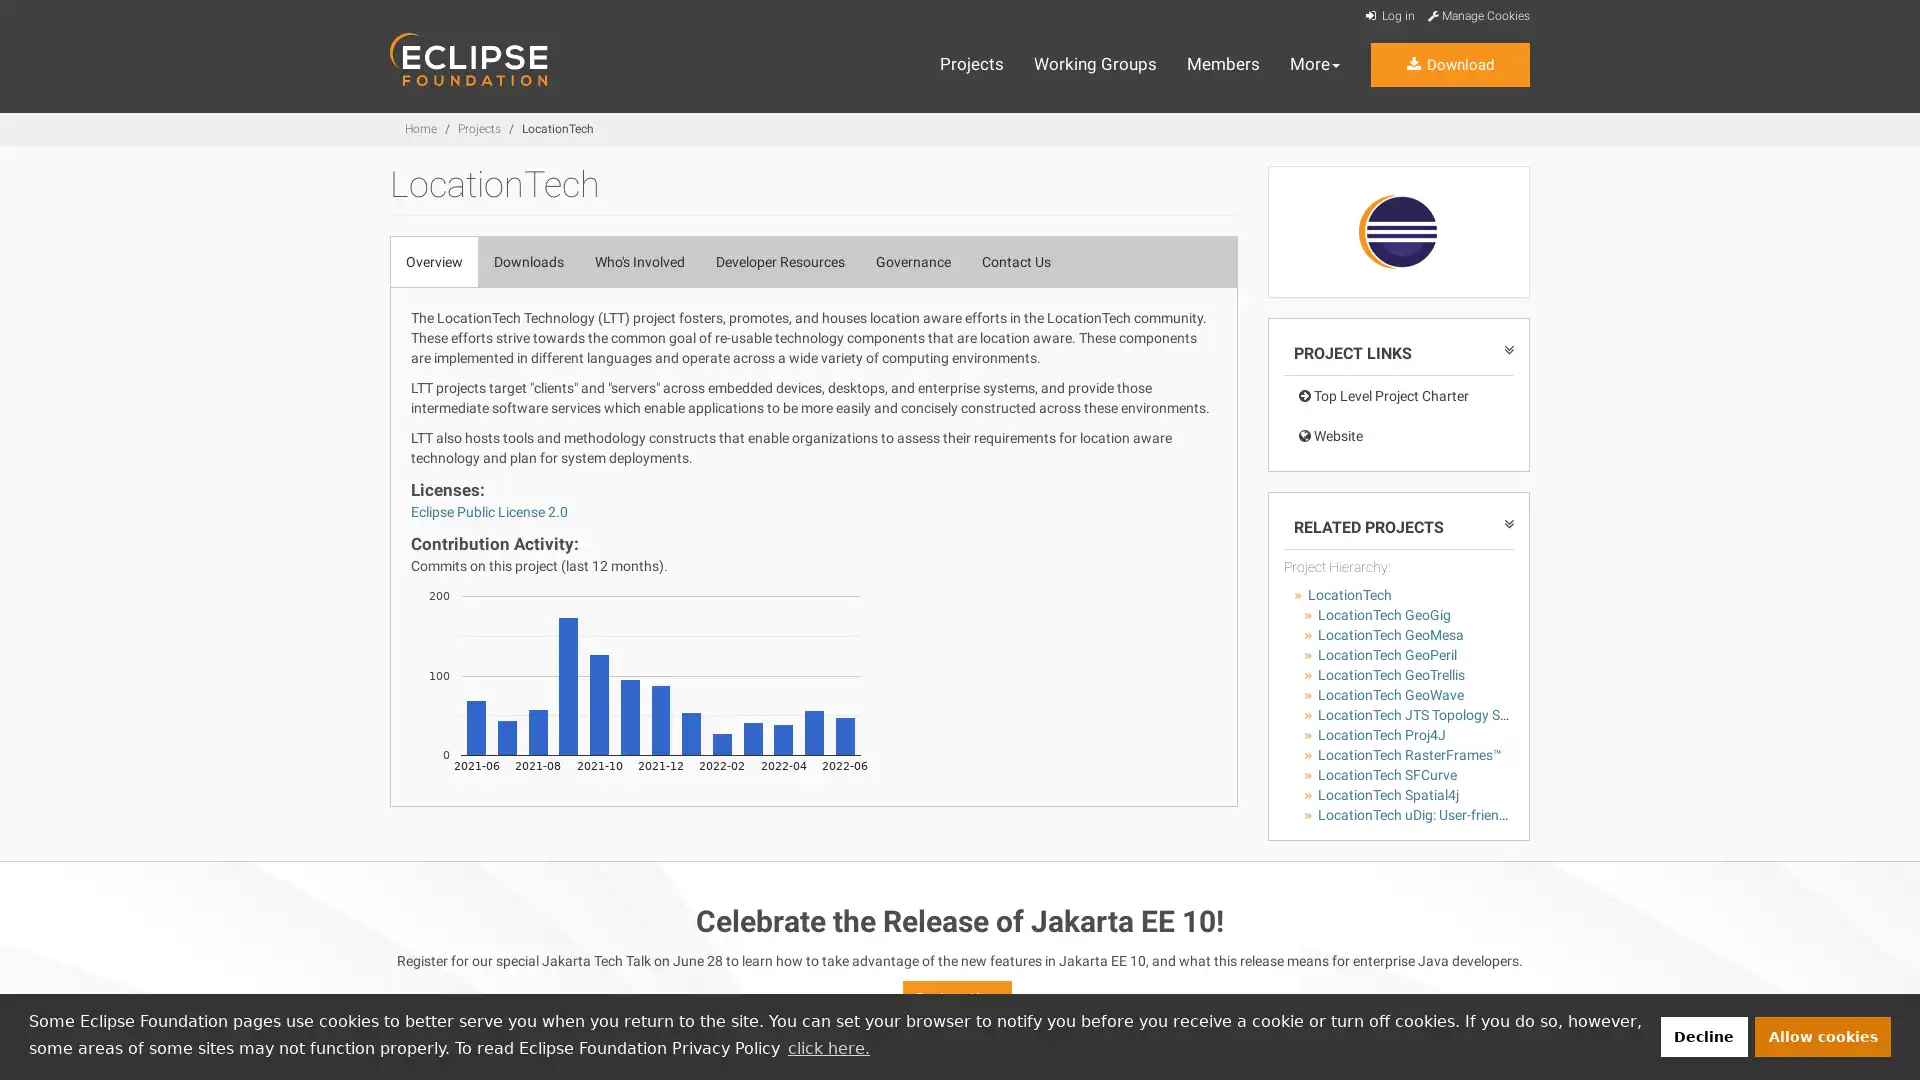  What do you see at coordinates (828, 1047) in the screenshot?
I see `learn more about cookies` at bounding box center [828, 1047].